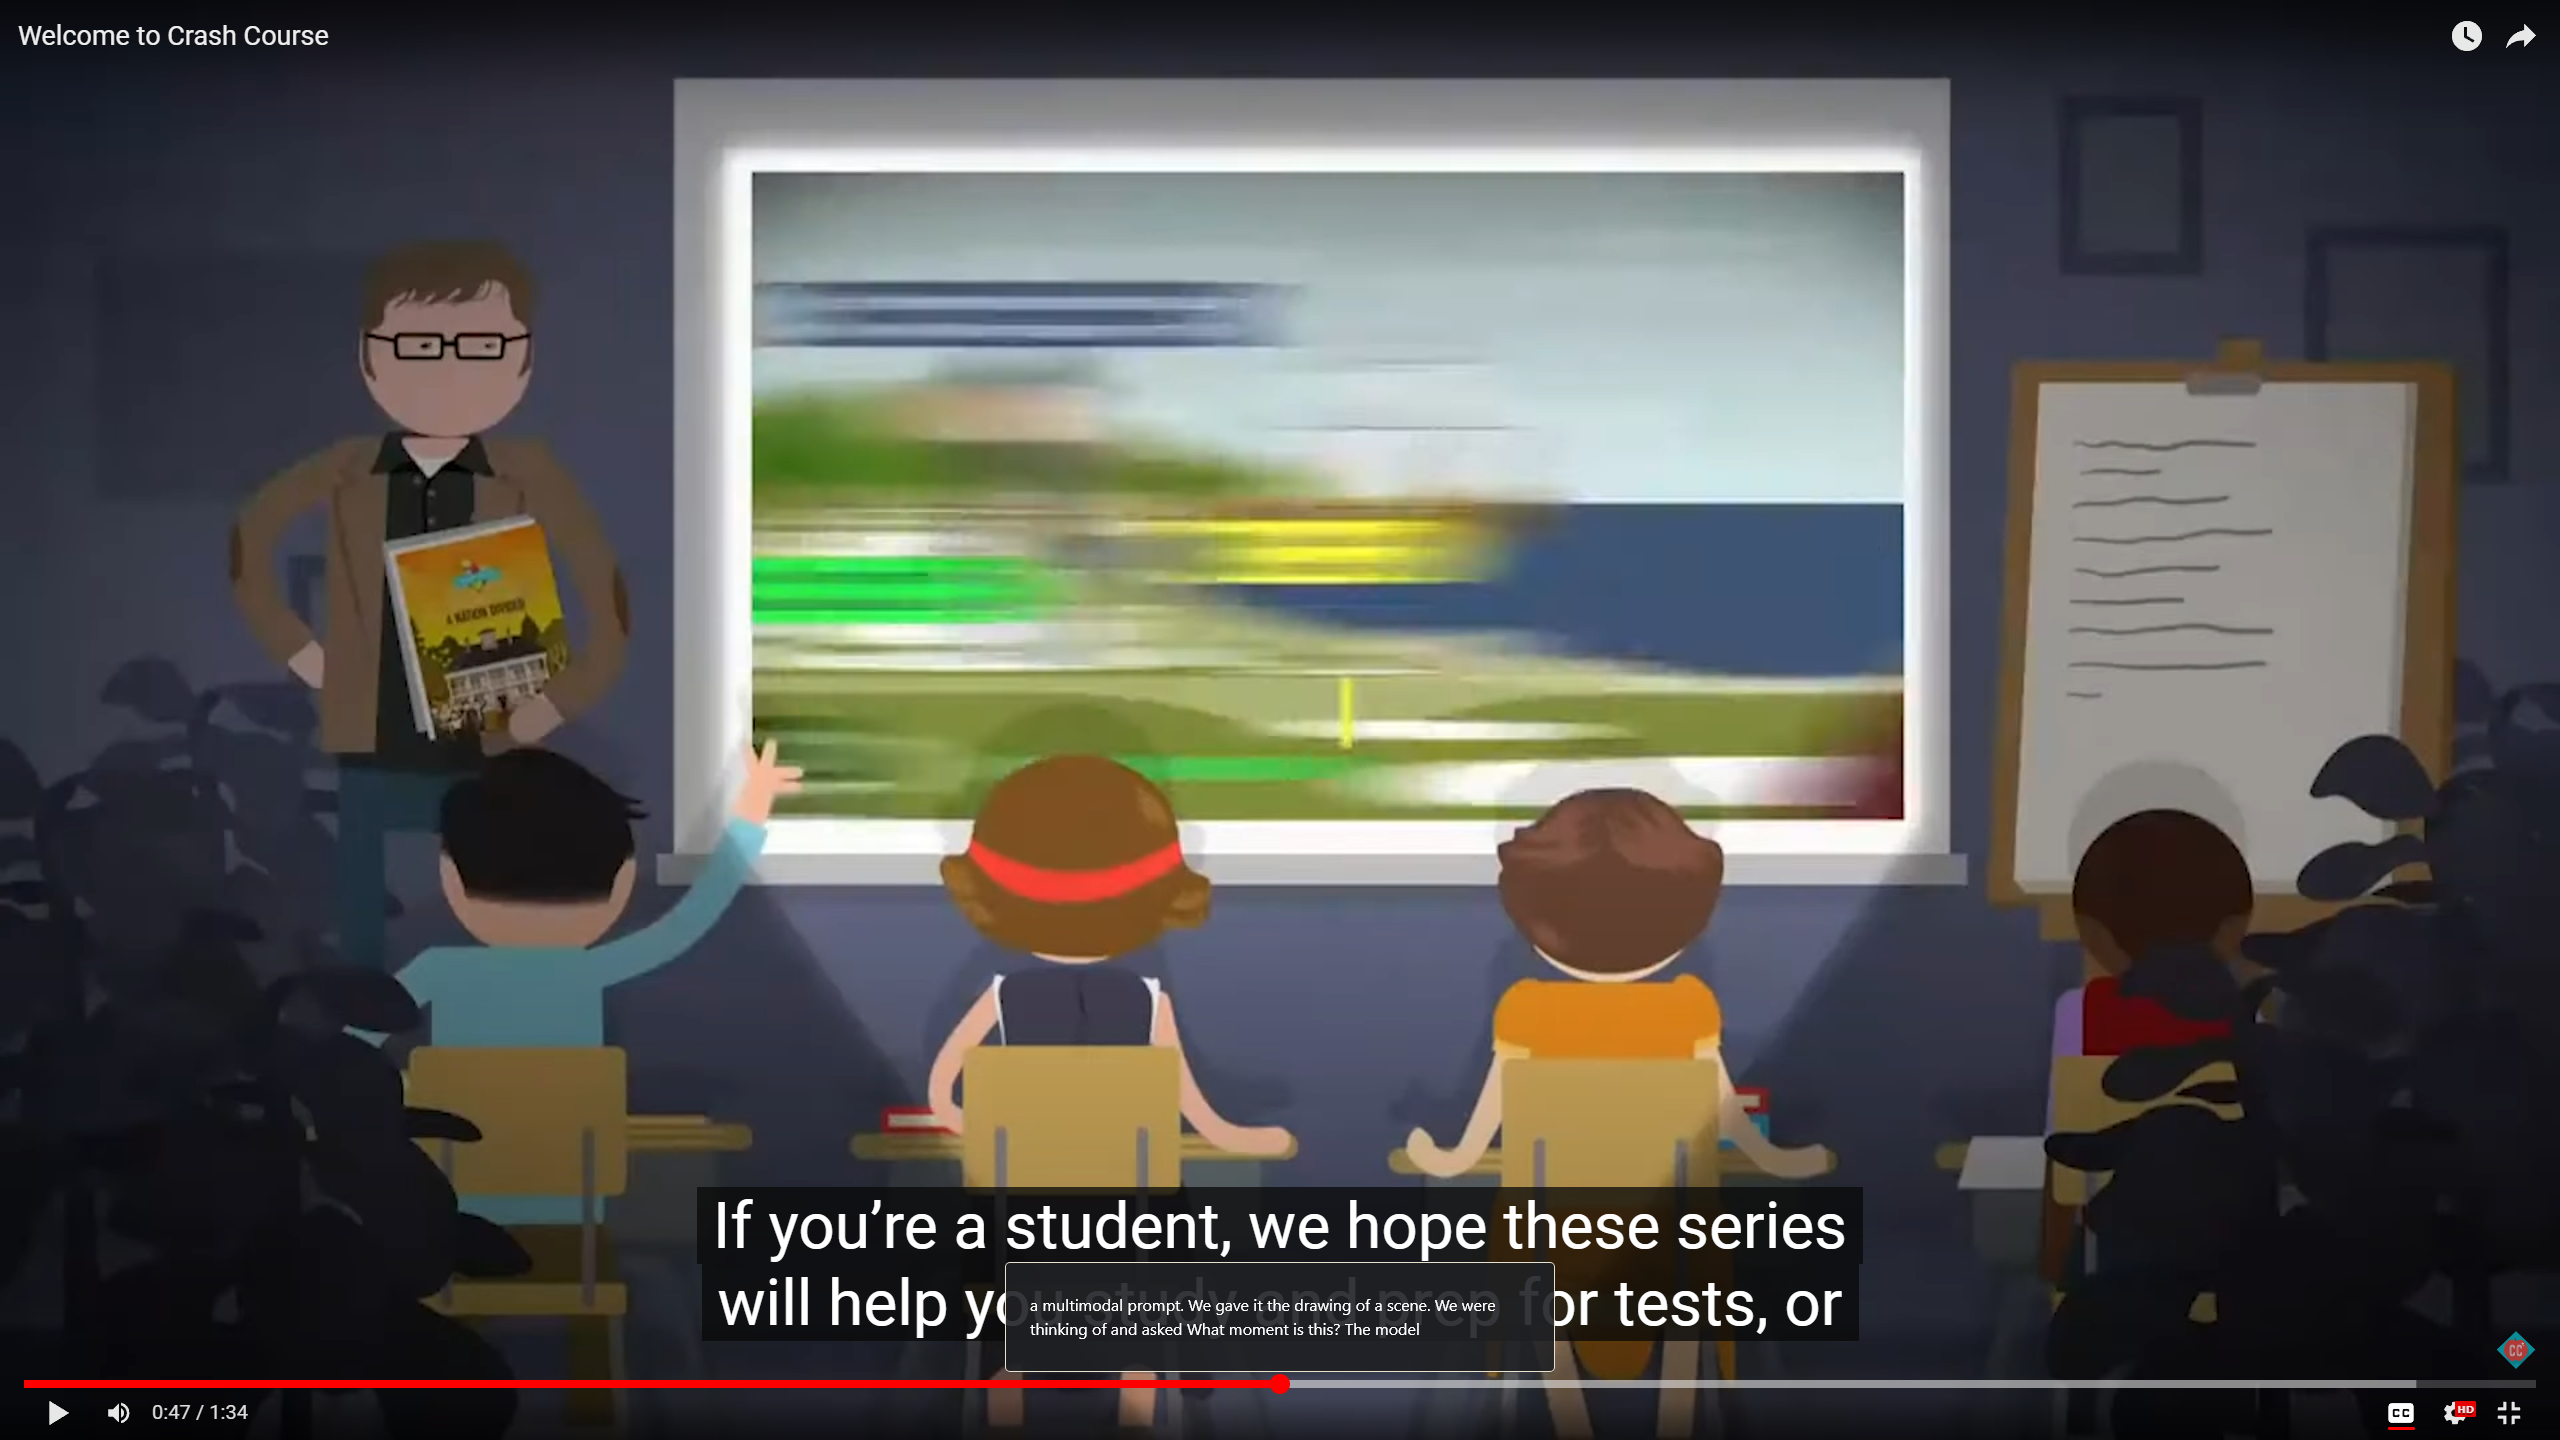  What do you see at coordinates (2519, 30) in the screenshot?
I see `'Share'` at bounding box center [2519, 30].